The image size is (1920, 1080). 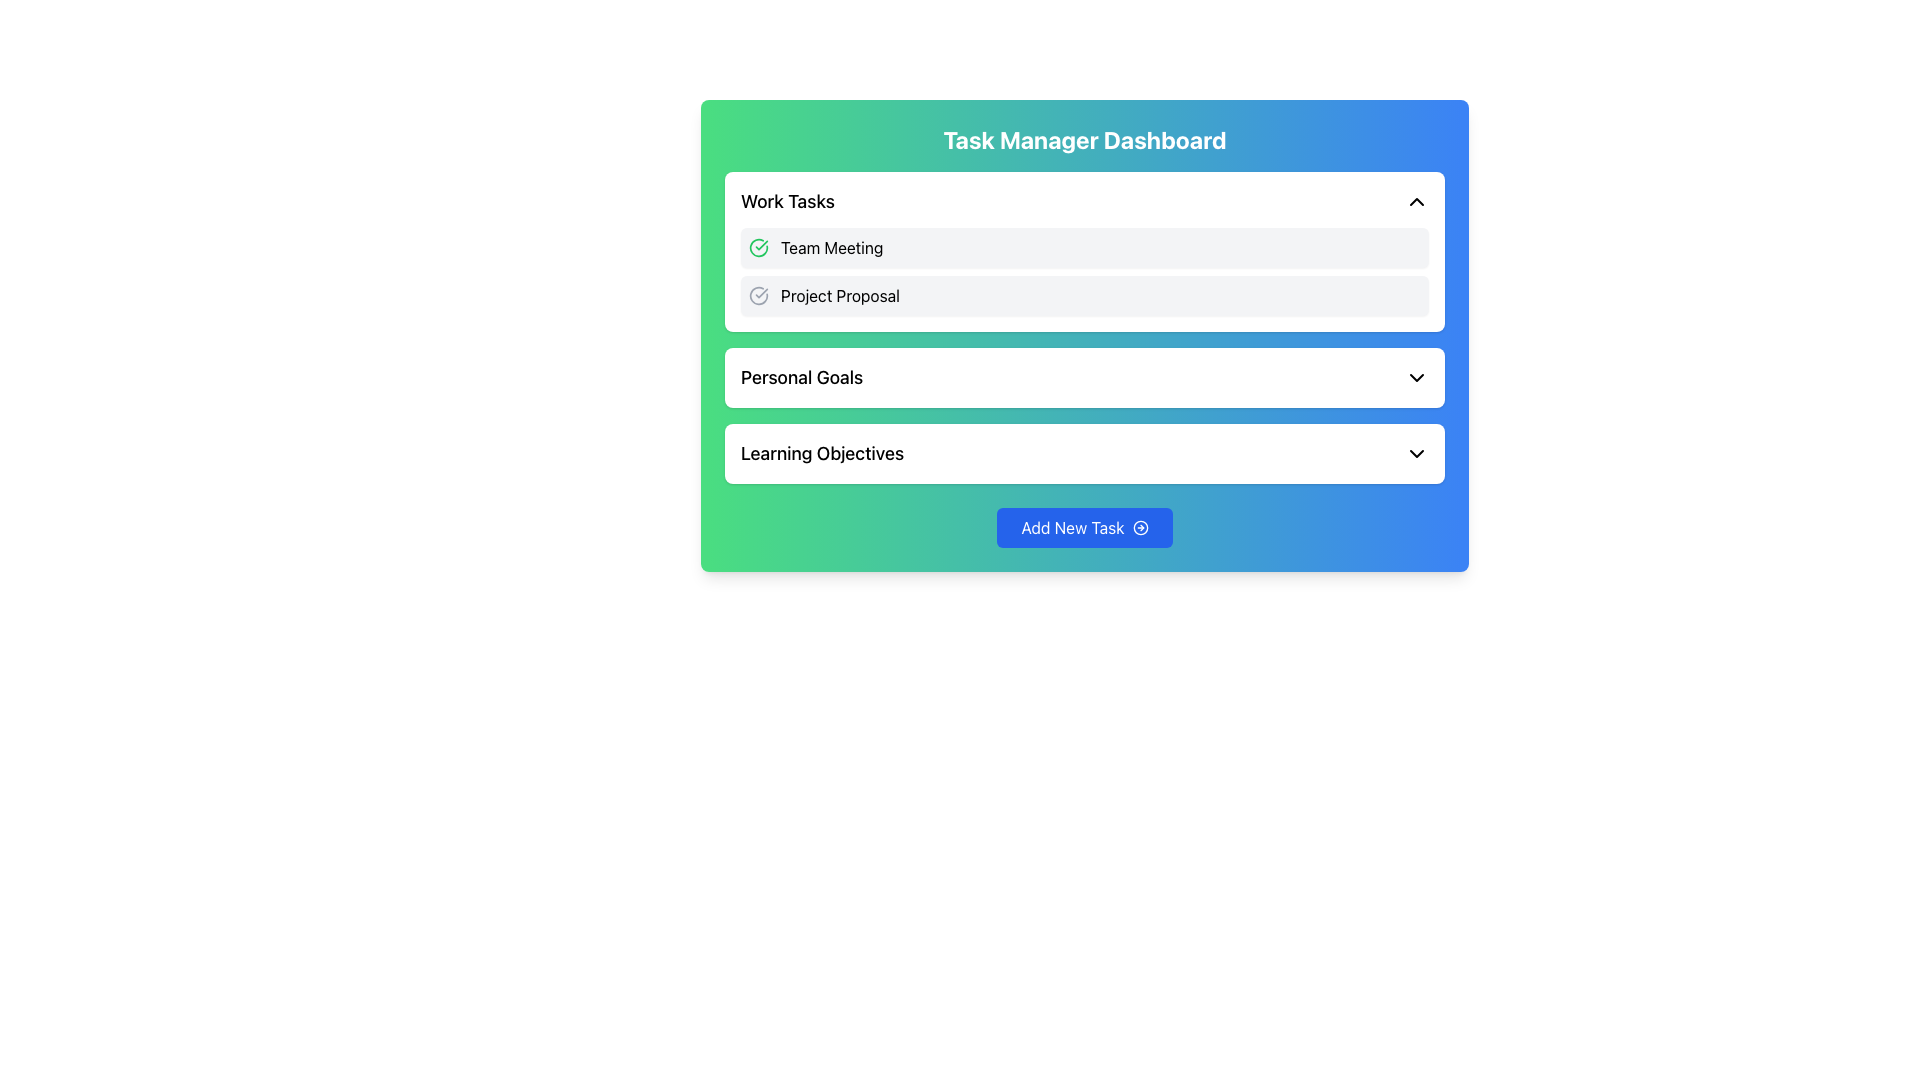 What do you see at coordinates (1140, 527) in the screenshot?
I see `the circular icon with a right-pointing arrow, which is located to the right of the 'Add New Task' text in the button at the center-bottom area of the interface` at bounding box center [1140, 527].